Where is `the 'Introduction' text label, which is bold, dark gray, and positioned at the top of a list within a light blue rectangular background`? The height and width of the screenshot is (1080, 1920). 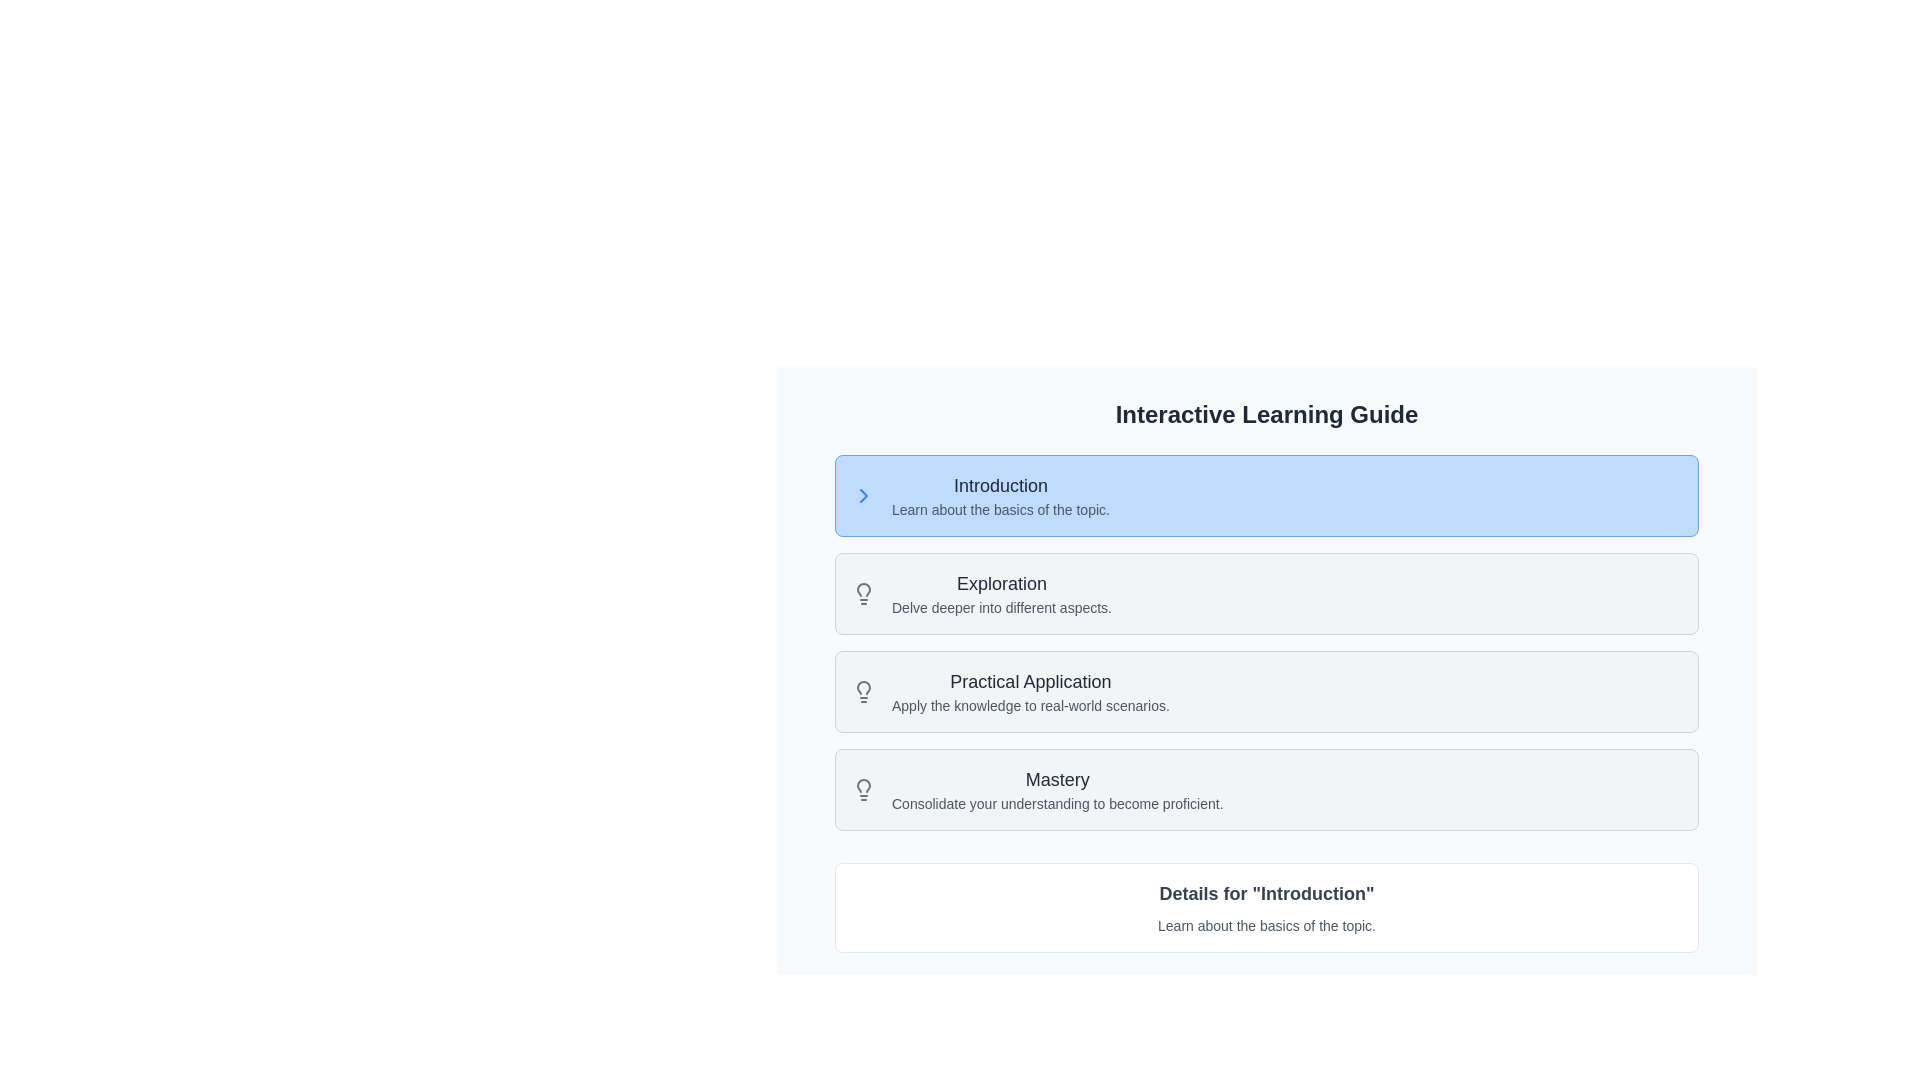
the 'Introduction' text label, which is bold, dark gray, and positioned at the top of a list within a light blue rectangular background is located at coordinates (1000, 486).